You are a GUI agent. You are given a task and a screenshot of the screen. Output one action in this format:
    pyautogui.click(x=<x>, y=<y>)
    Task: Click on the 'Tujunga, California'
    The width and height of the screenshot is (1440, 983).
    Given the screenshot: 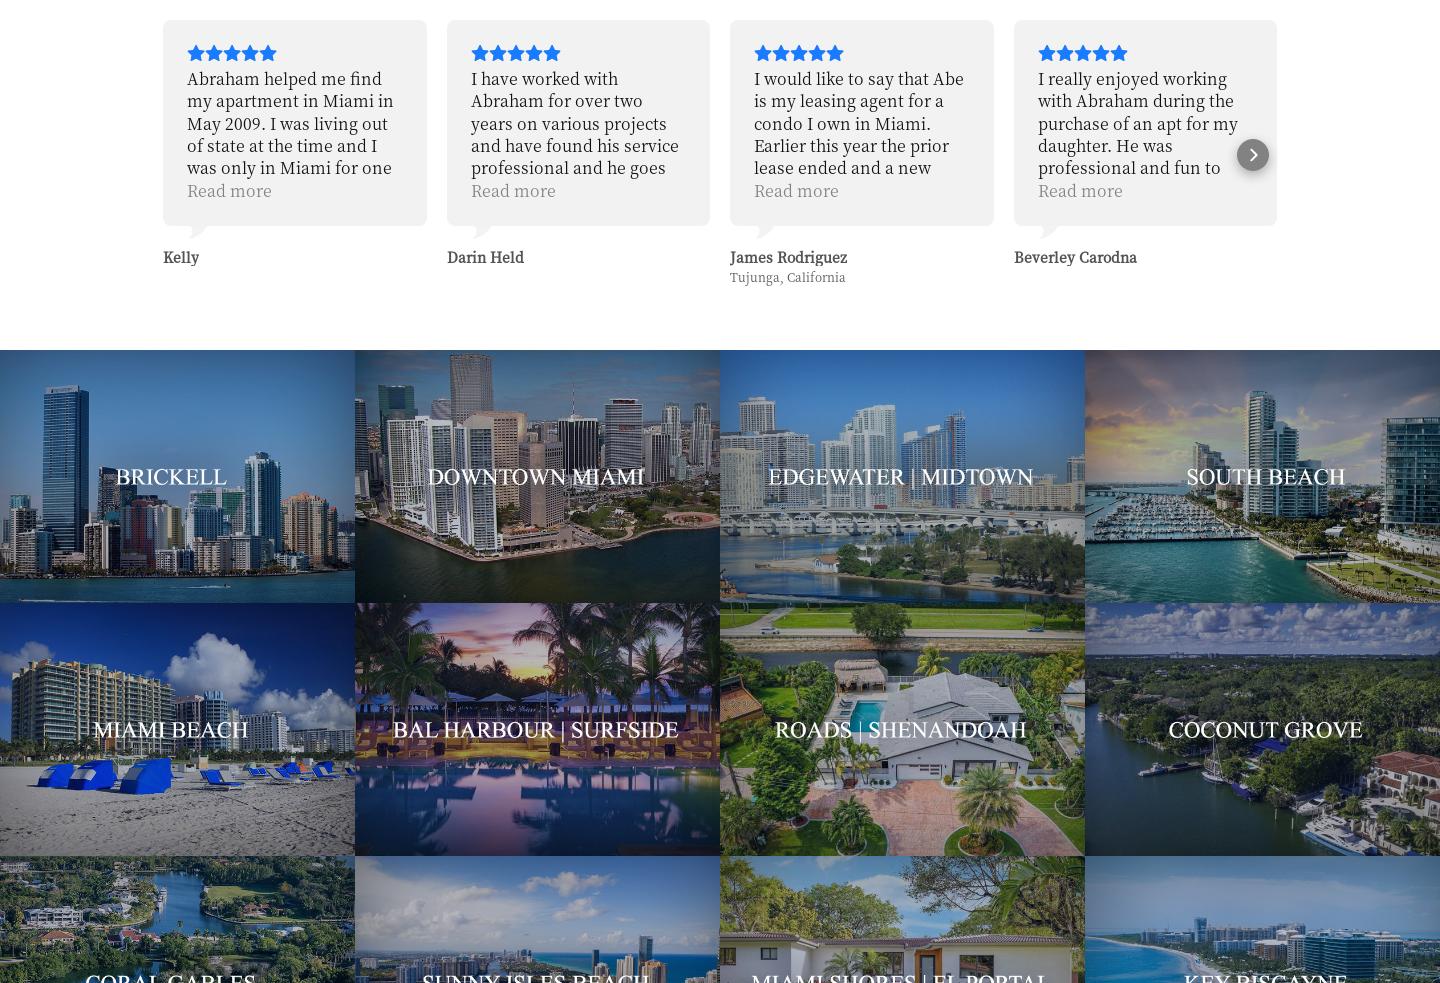 What is the action you would take?
    pyautogui.click(x=502, y=276)
    